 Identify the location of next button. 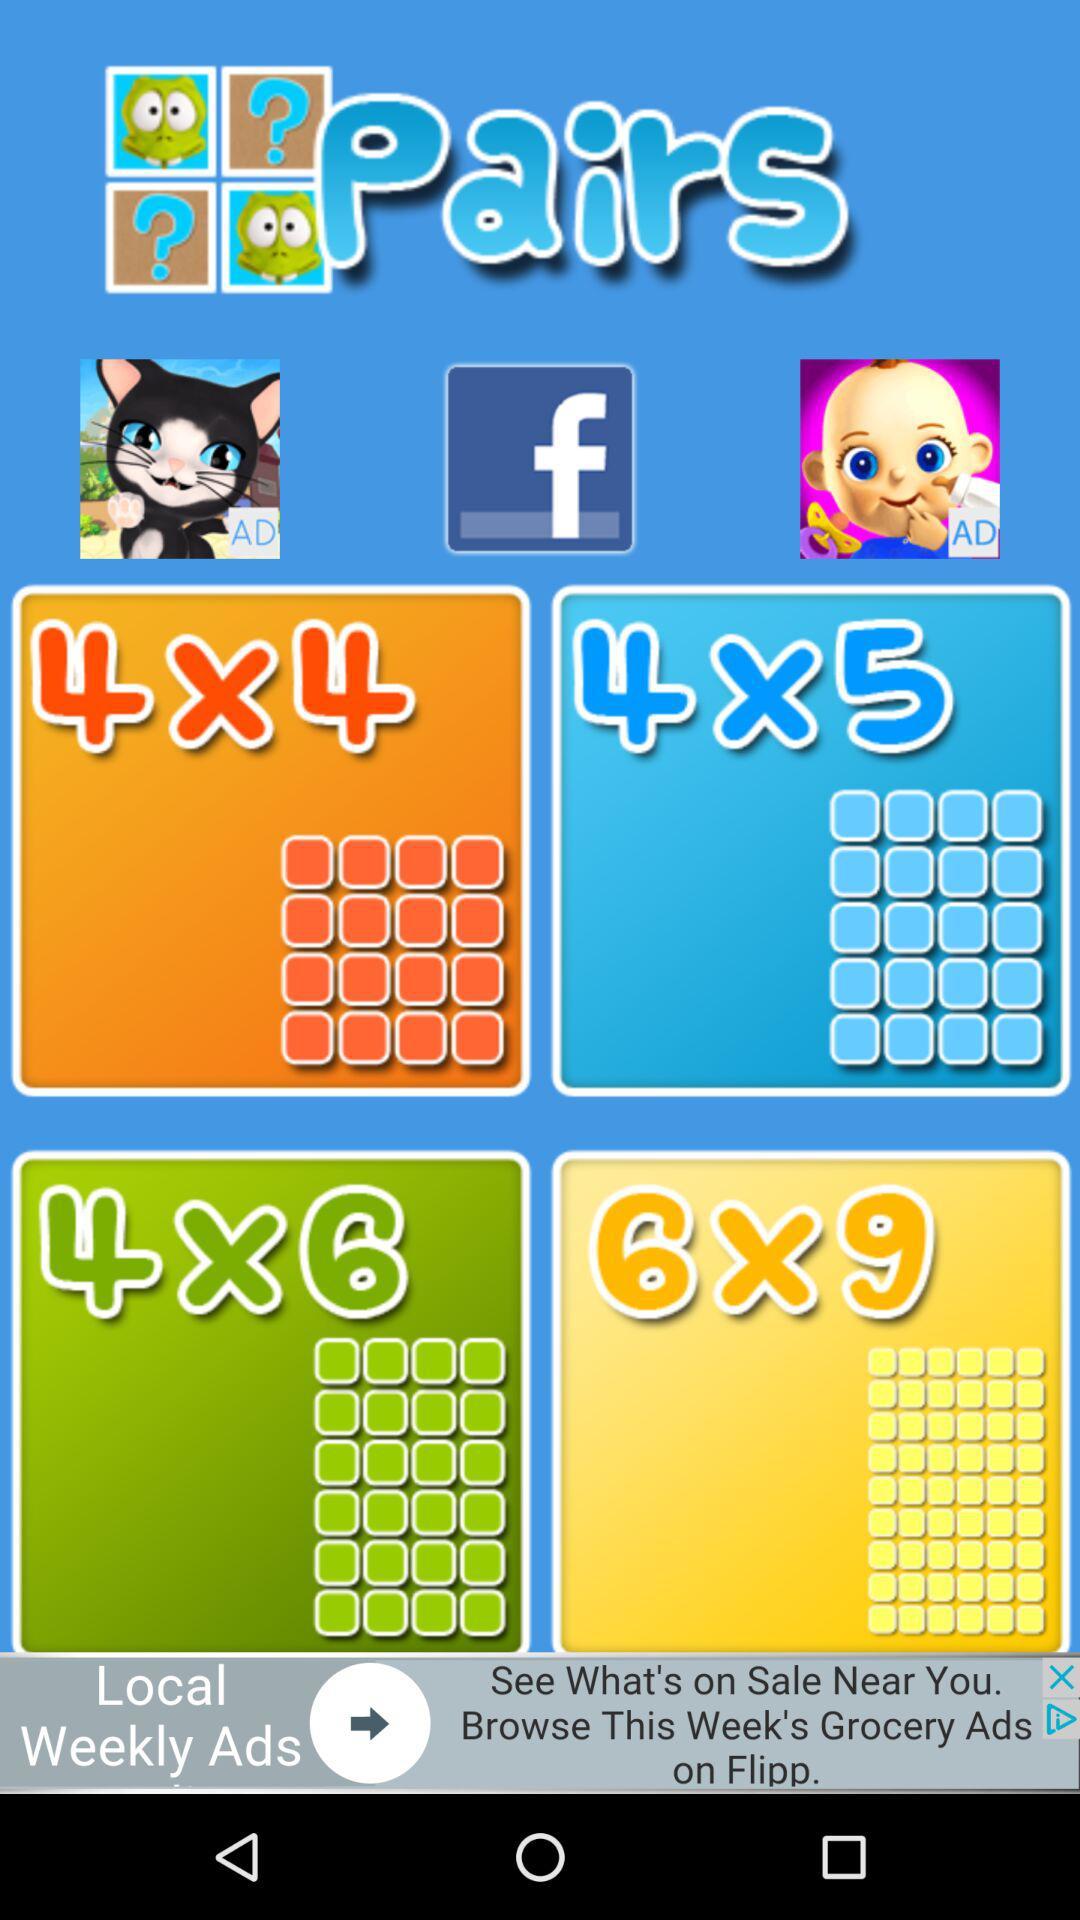
(540, 1722).